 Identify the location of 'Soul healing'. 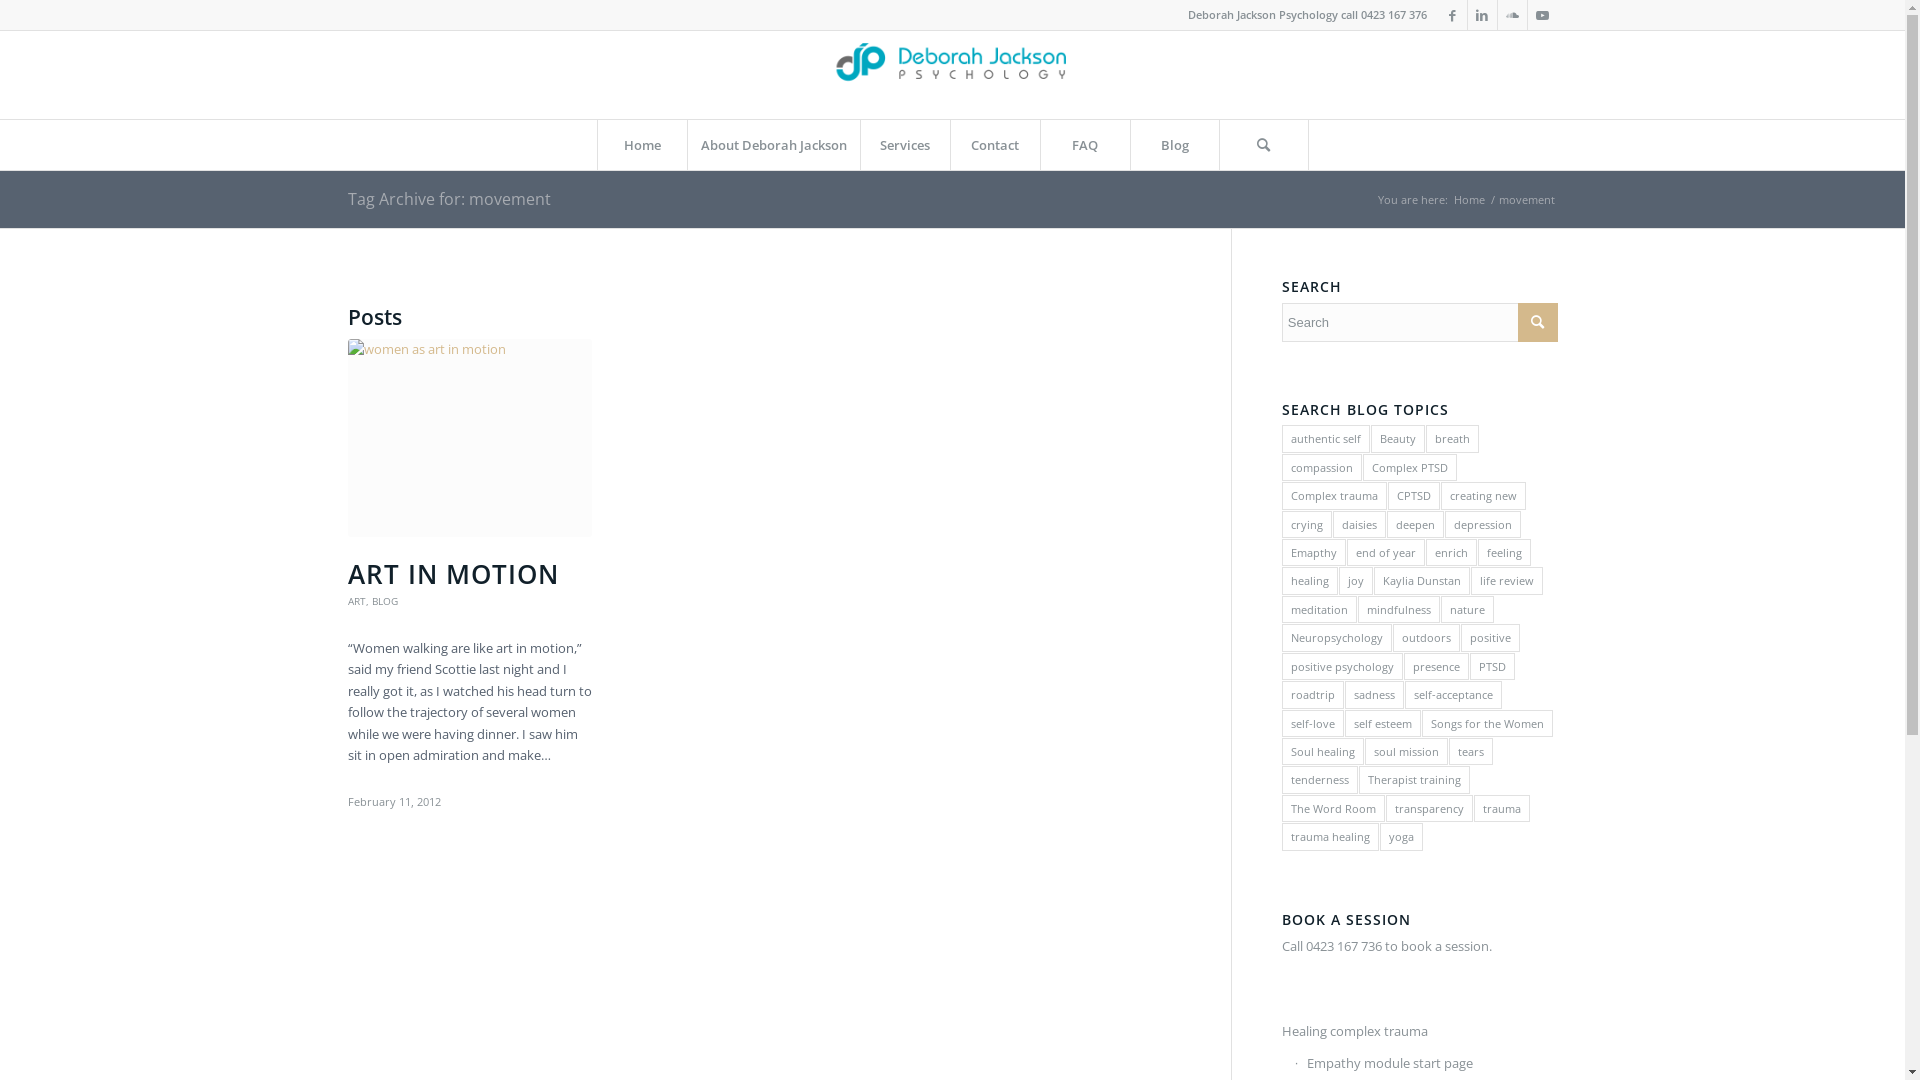
(1323, 751).